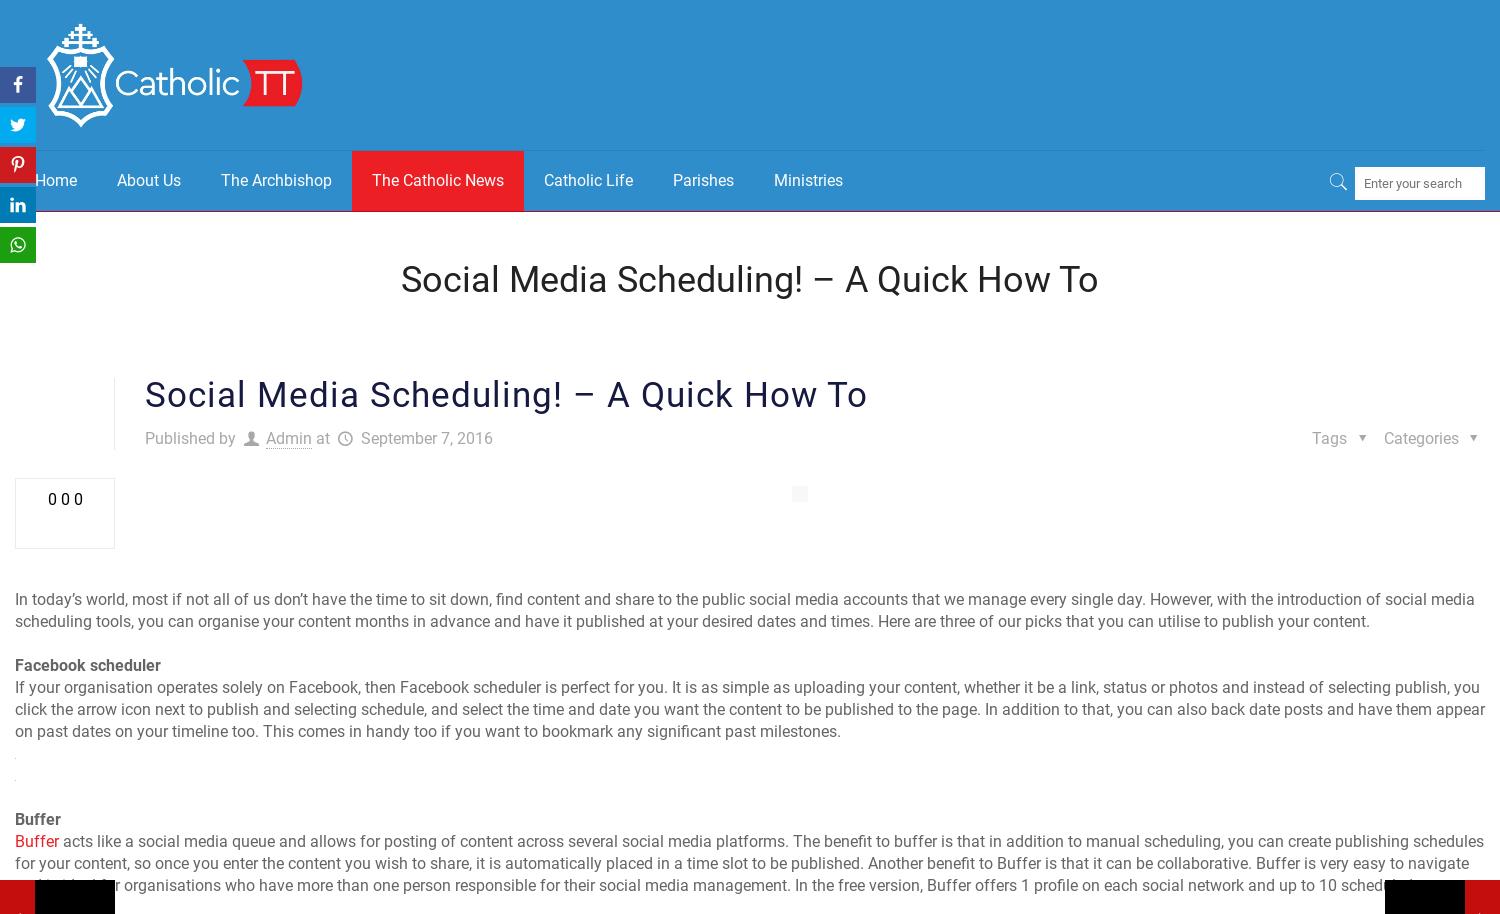  I want to click on 'at', so click(321, 437).